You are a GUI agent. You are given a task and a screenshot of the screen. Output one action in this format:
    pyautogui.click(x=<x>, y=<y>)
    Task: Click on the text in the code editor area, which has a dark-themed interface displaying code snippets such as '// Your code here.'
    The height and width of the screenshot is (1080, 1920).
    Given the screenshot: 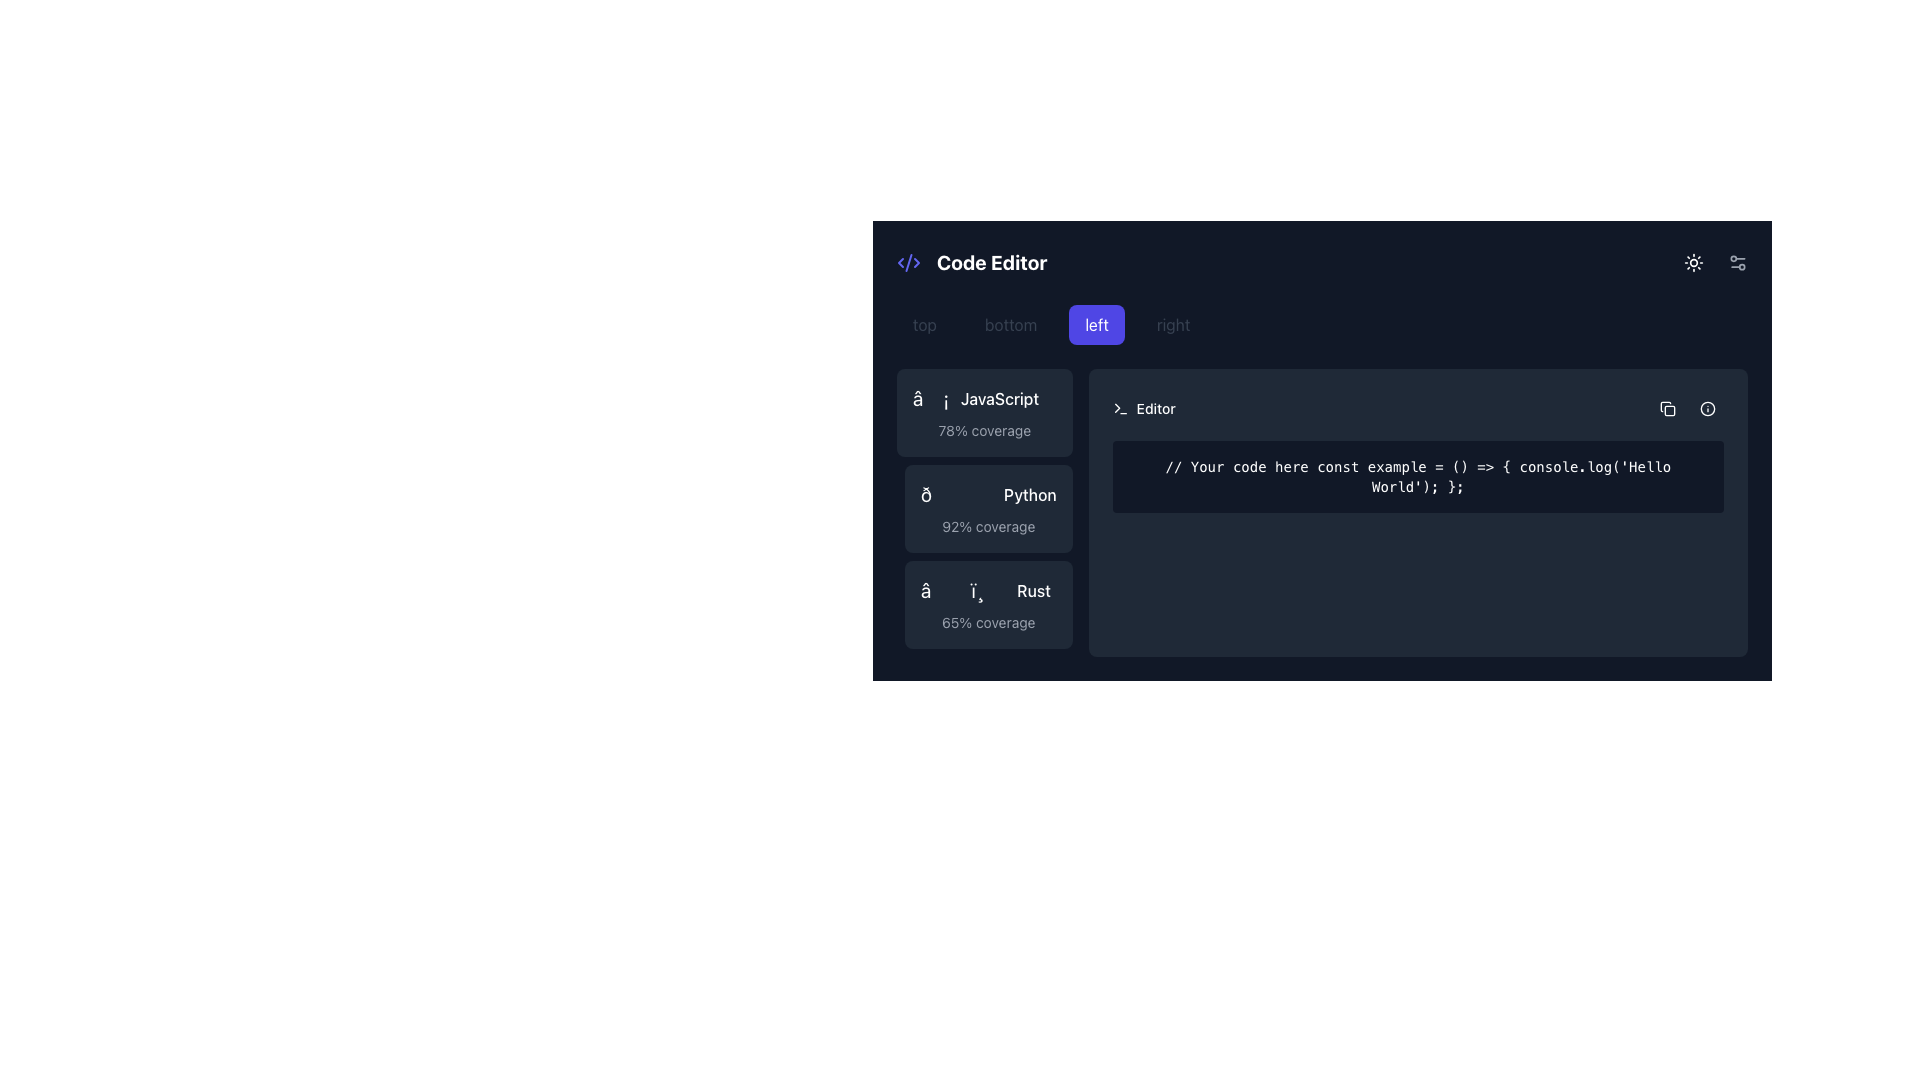 What is the action you would take?
    pyautogui.click(x=1322, y=512)
    